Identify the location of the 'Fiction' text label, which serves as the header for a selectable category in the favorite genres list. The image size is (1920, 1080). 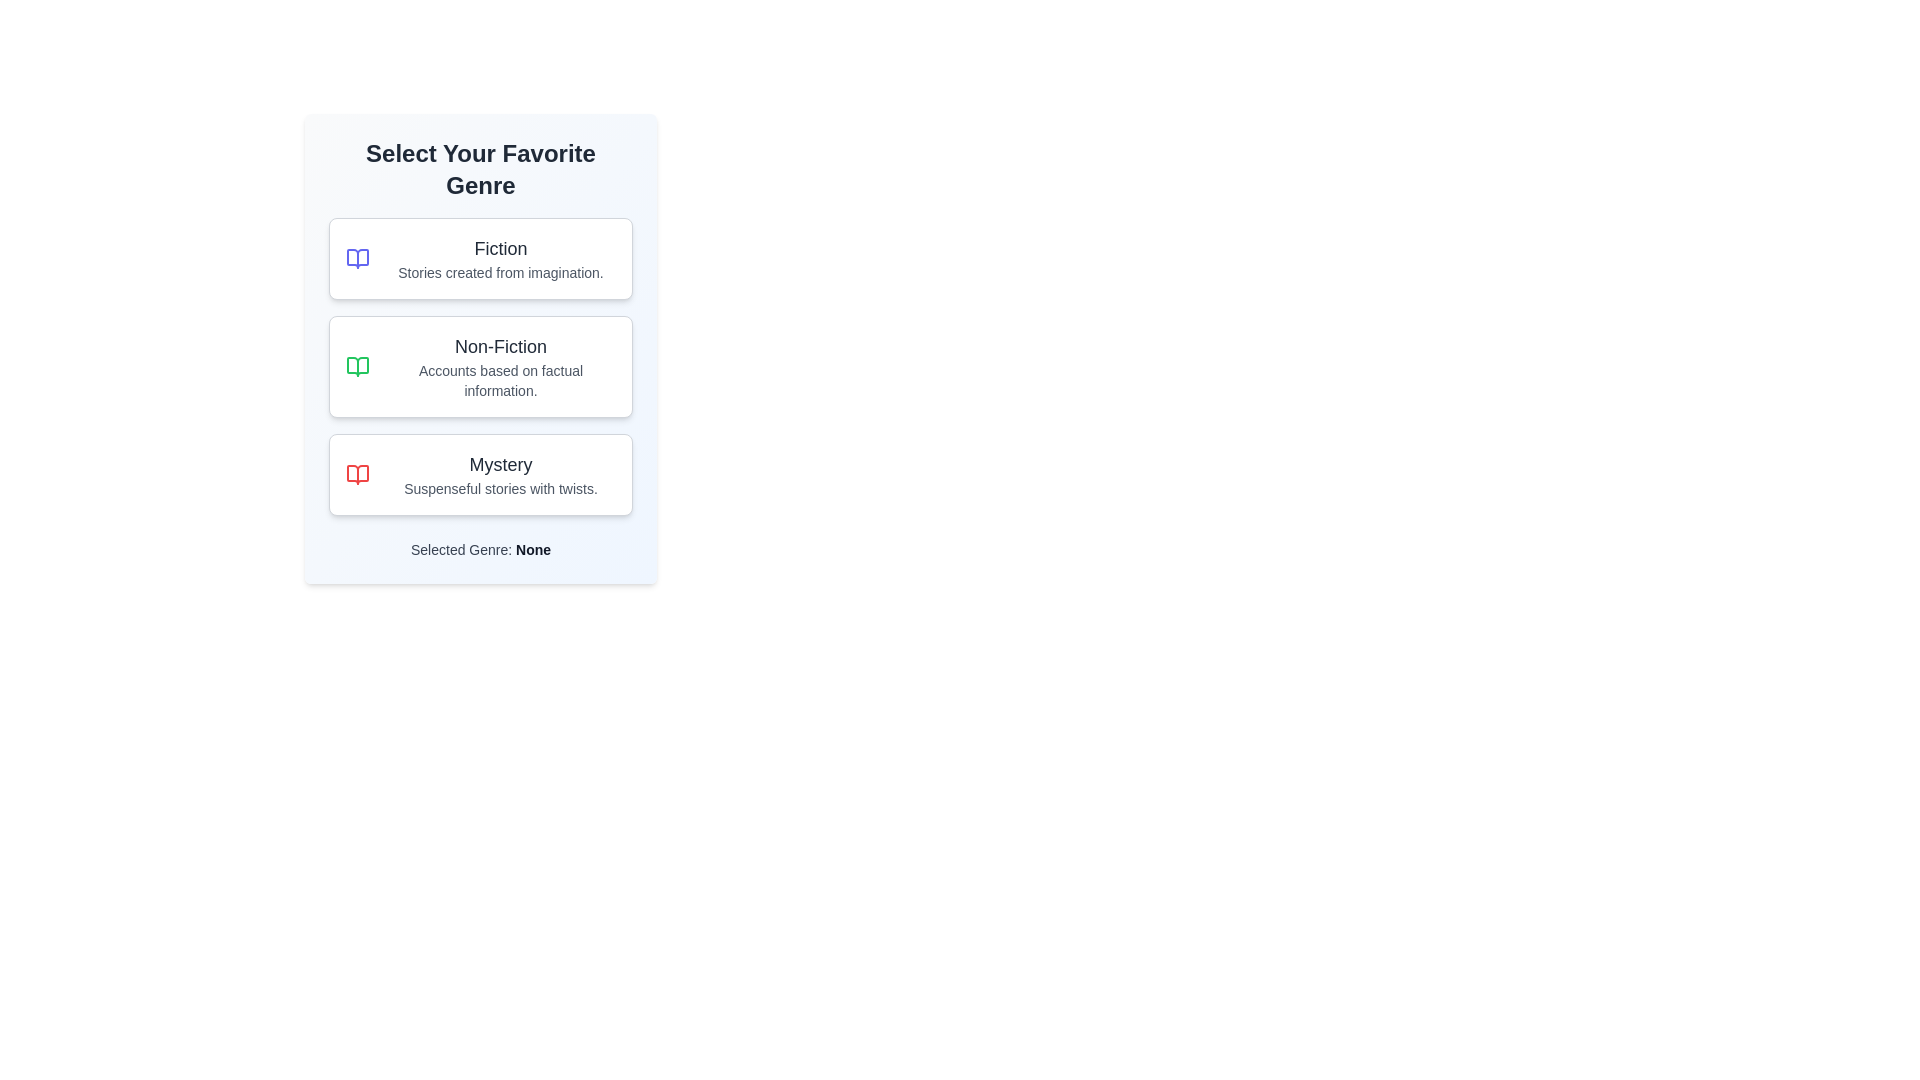
(500, 248).